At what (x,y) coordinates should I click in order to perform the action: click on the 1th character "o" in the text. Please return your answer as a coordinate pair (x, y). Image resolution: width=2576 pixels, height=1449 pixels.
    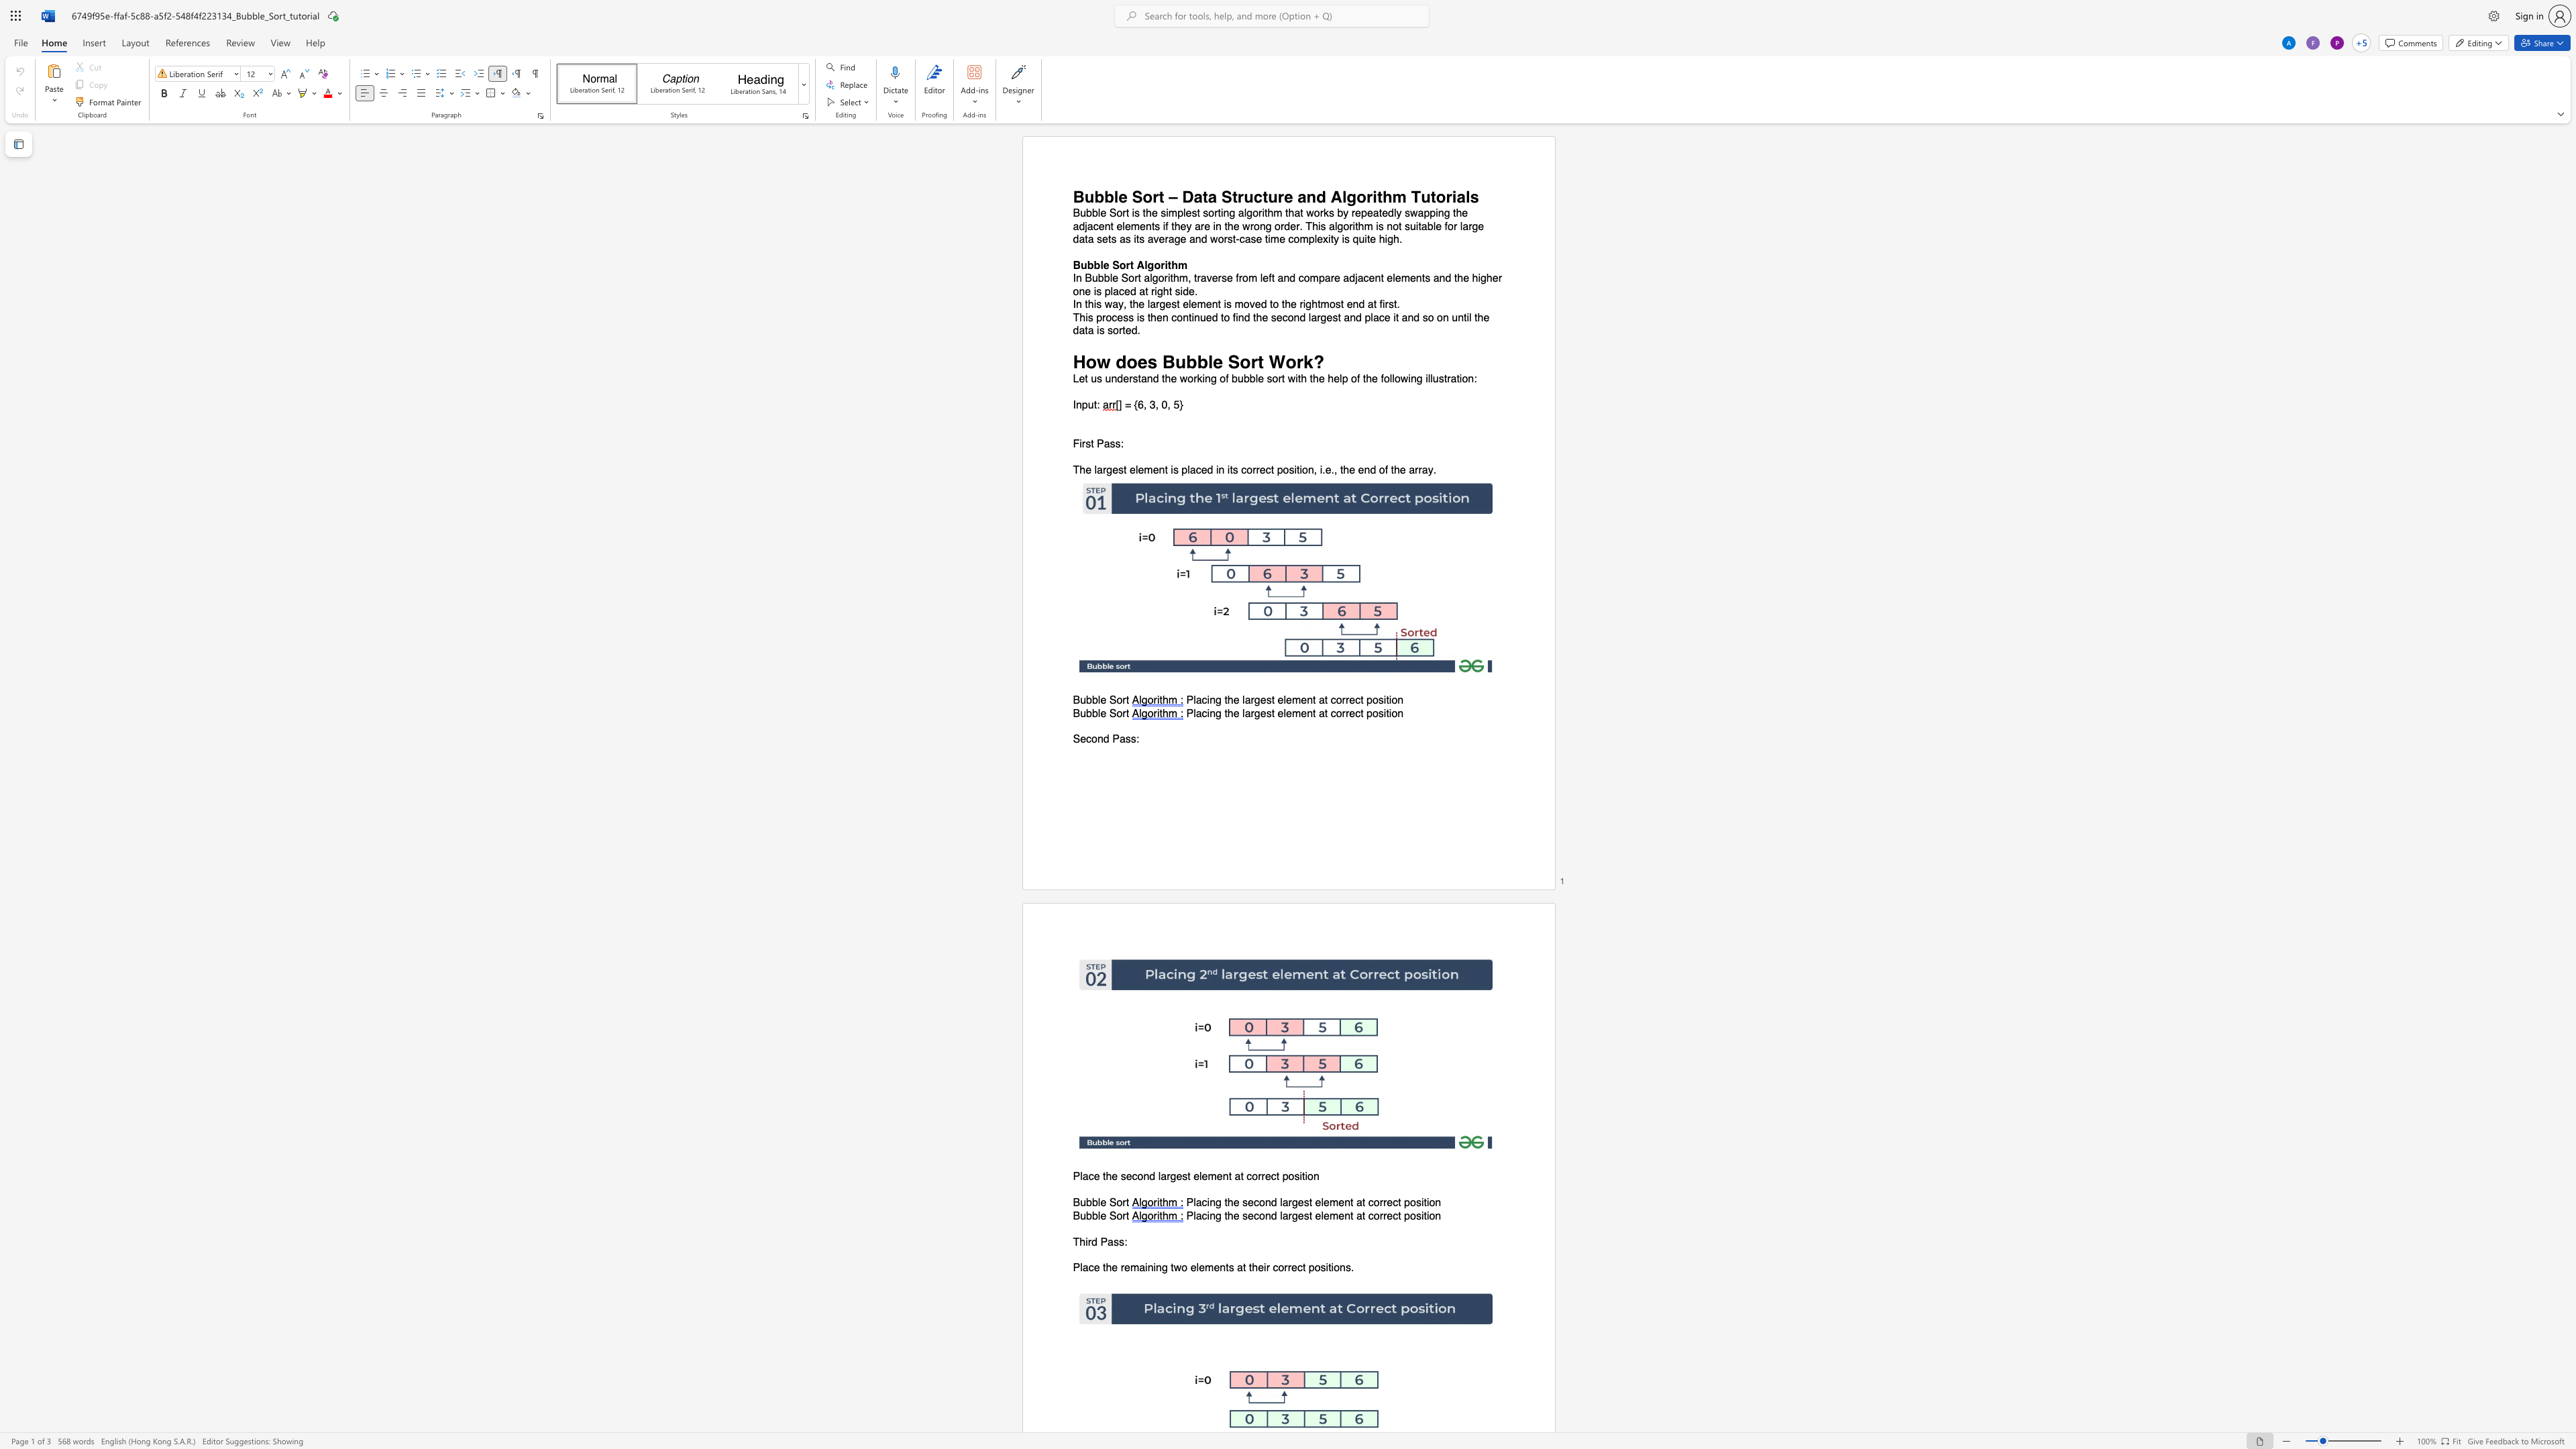
    Looking at the image, I should click on (1119, 700).